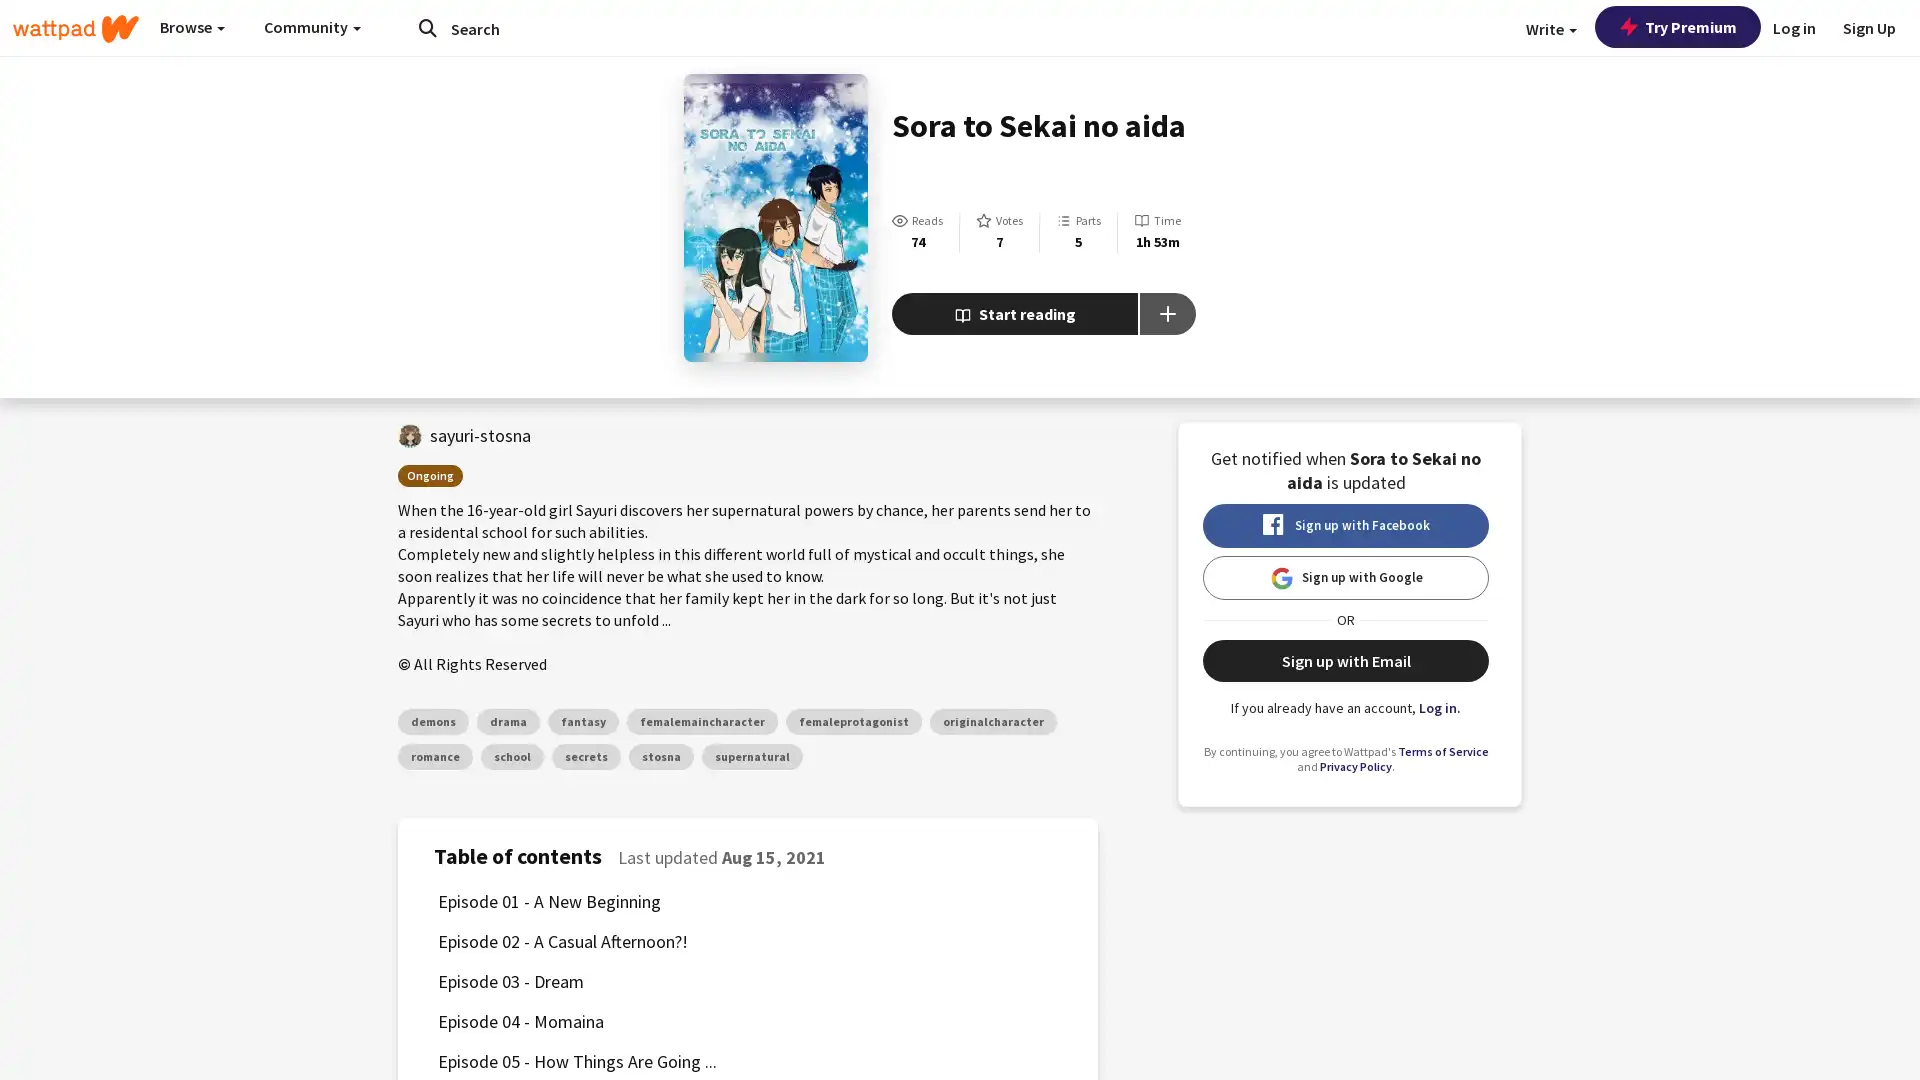  I want to click on Log in., so click(1440, 707).